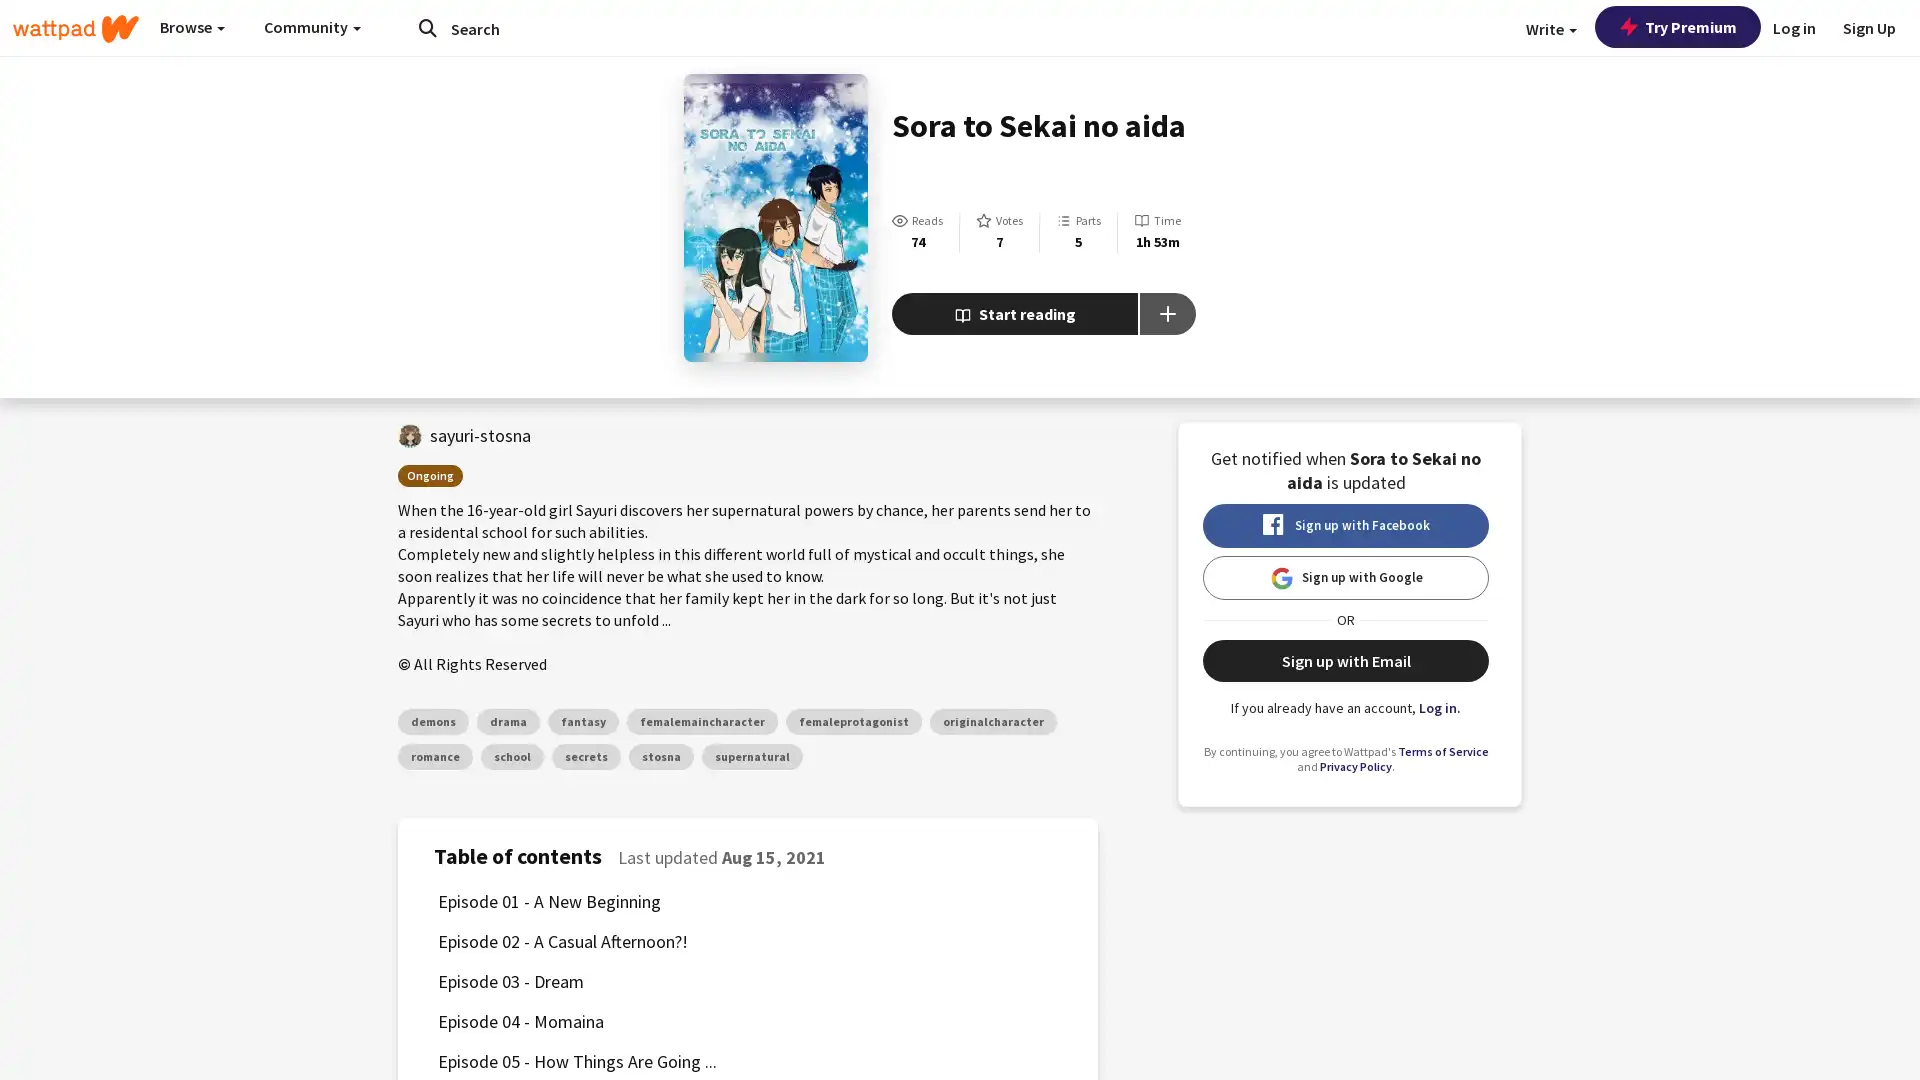  I want to click on Log in., so click(1440, 707).